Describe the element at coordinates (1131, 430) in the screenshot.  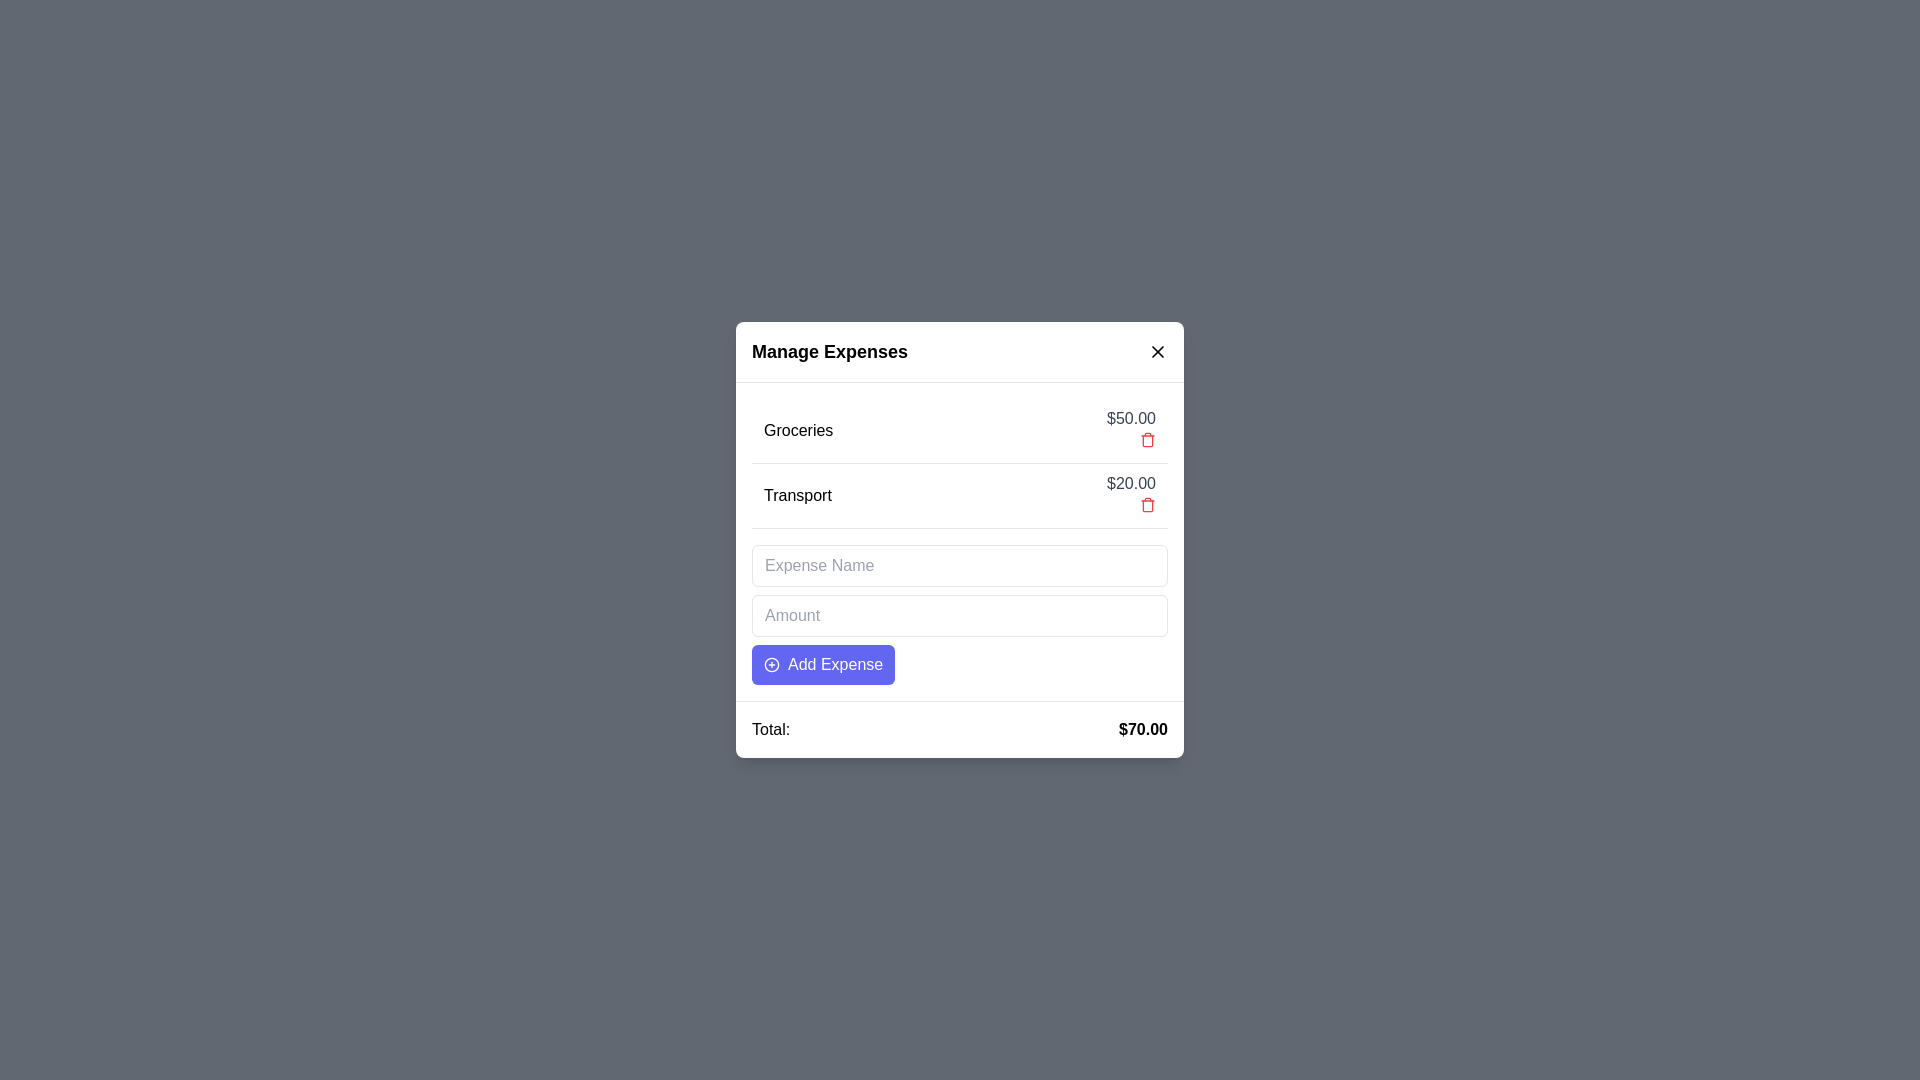
I see `the static text label displaying the amount '$50.00' which is bold and located on the right-hand side of the 'Groceries' entry row` at that location.